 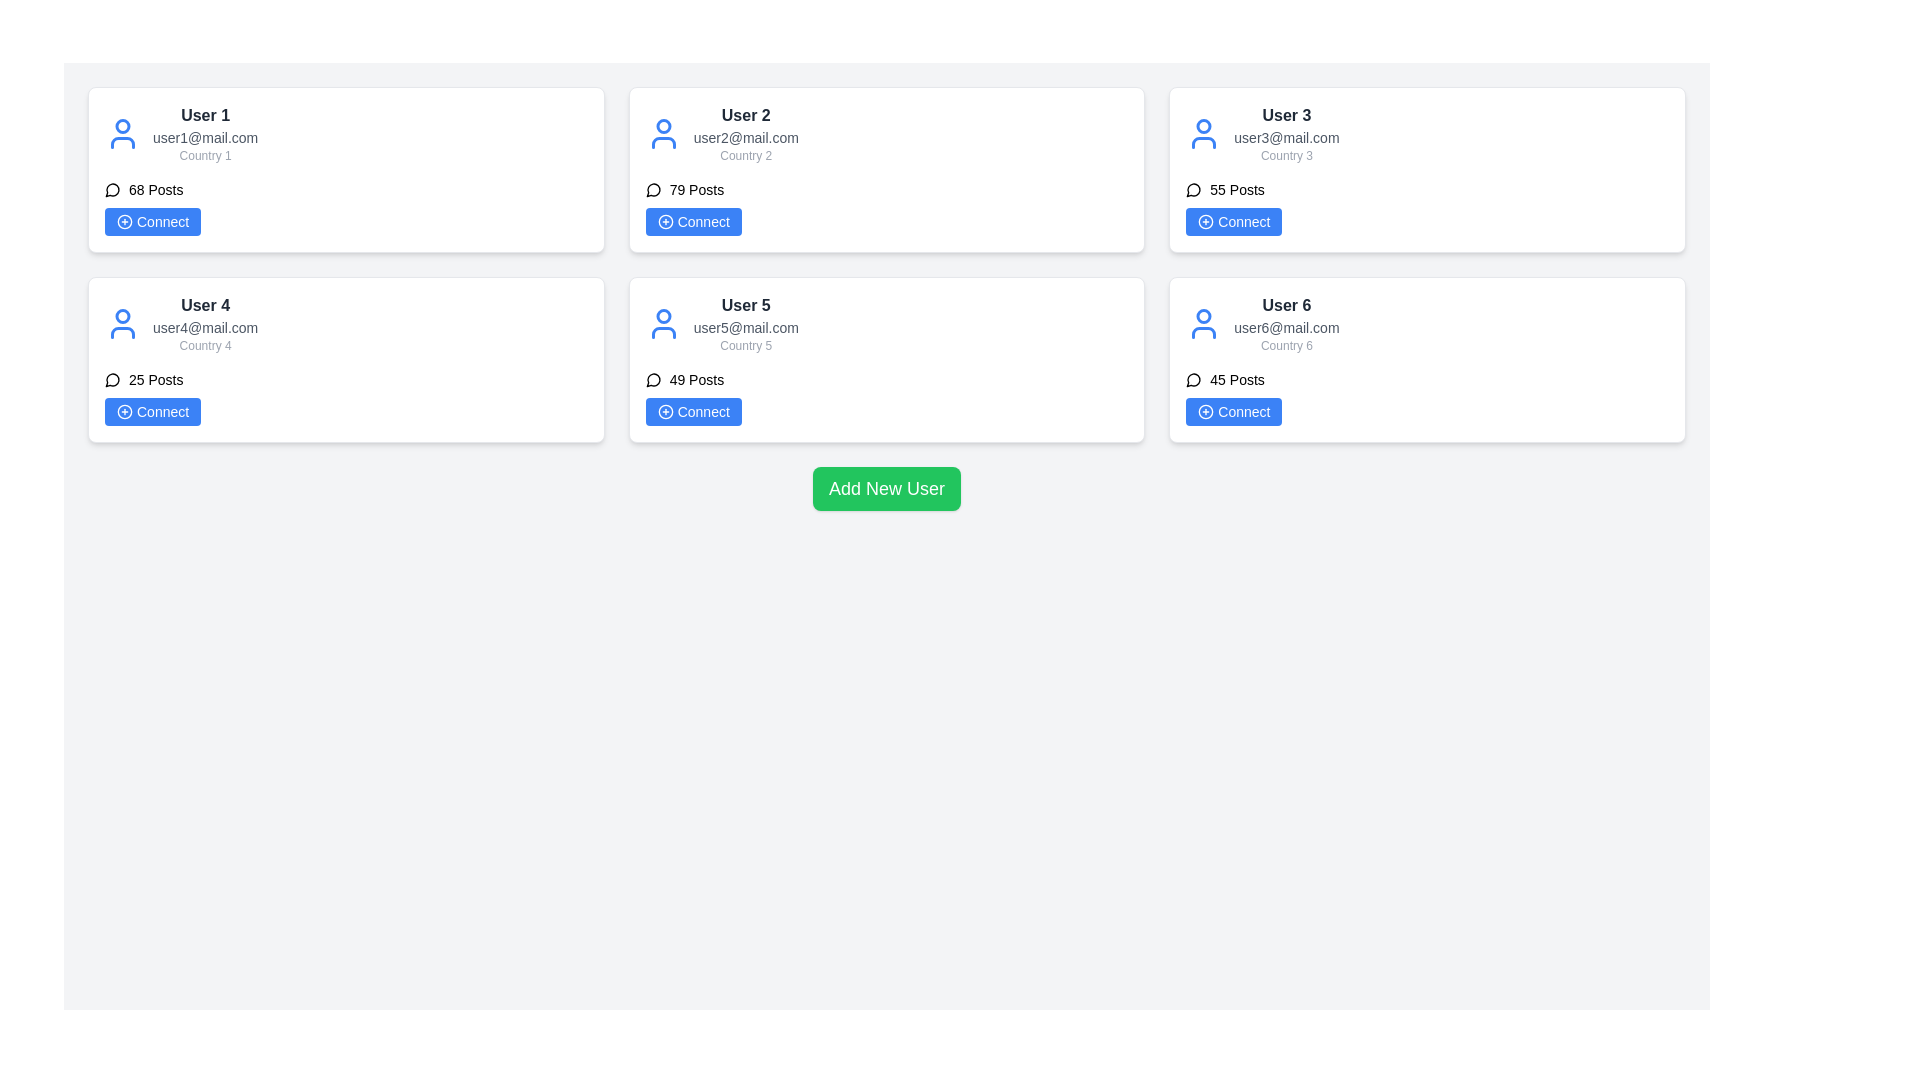 What do you see at coordinates (1203, 323) in the screenshot?
I see `the icon representing 'User 6'` at bounding box center [1203, 323].